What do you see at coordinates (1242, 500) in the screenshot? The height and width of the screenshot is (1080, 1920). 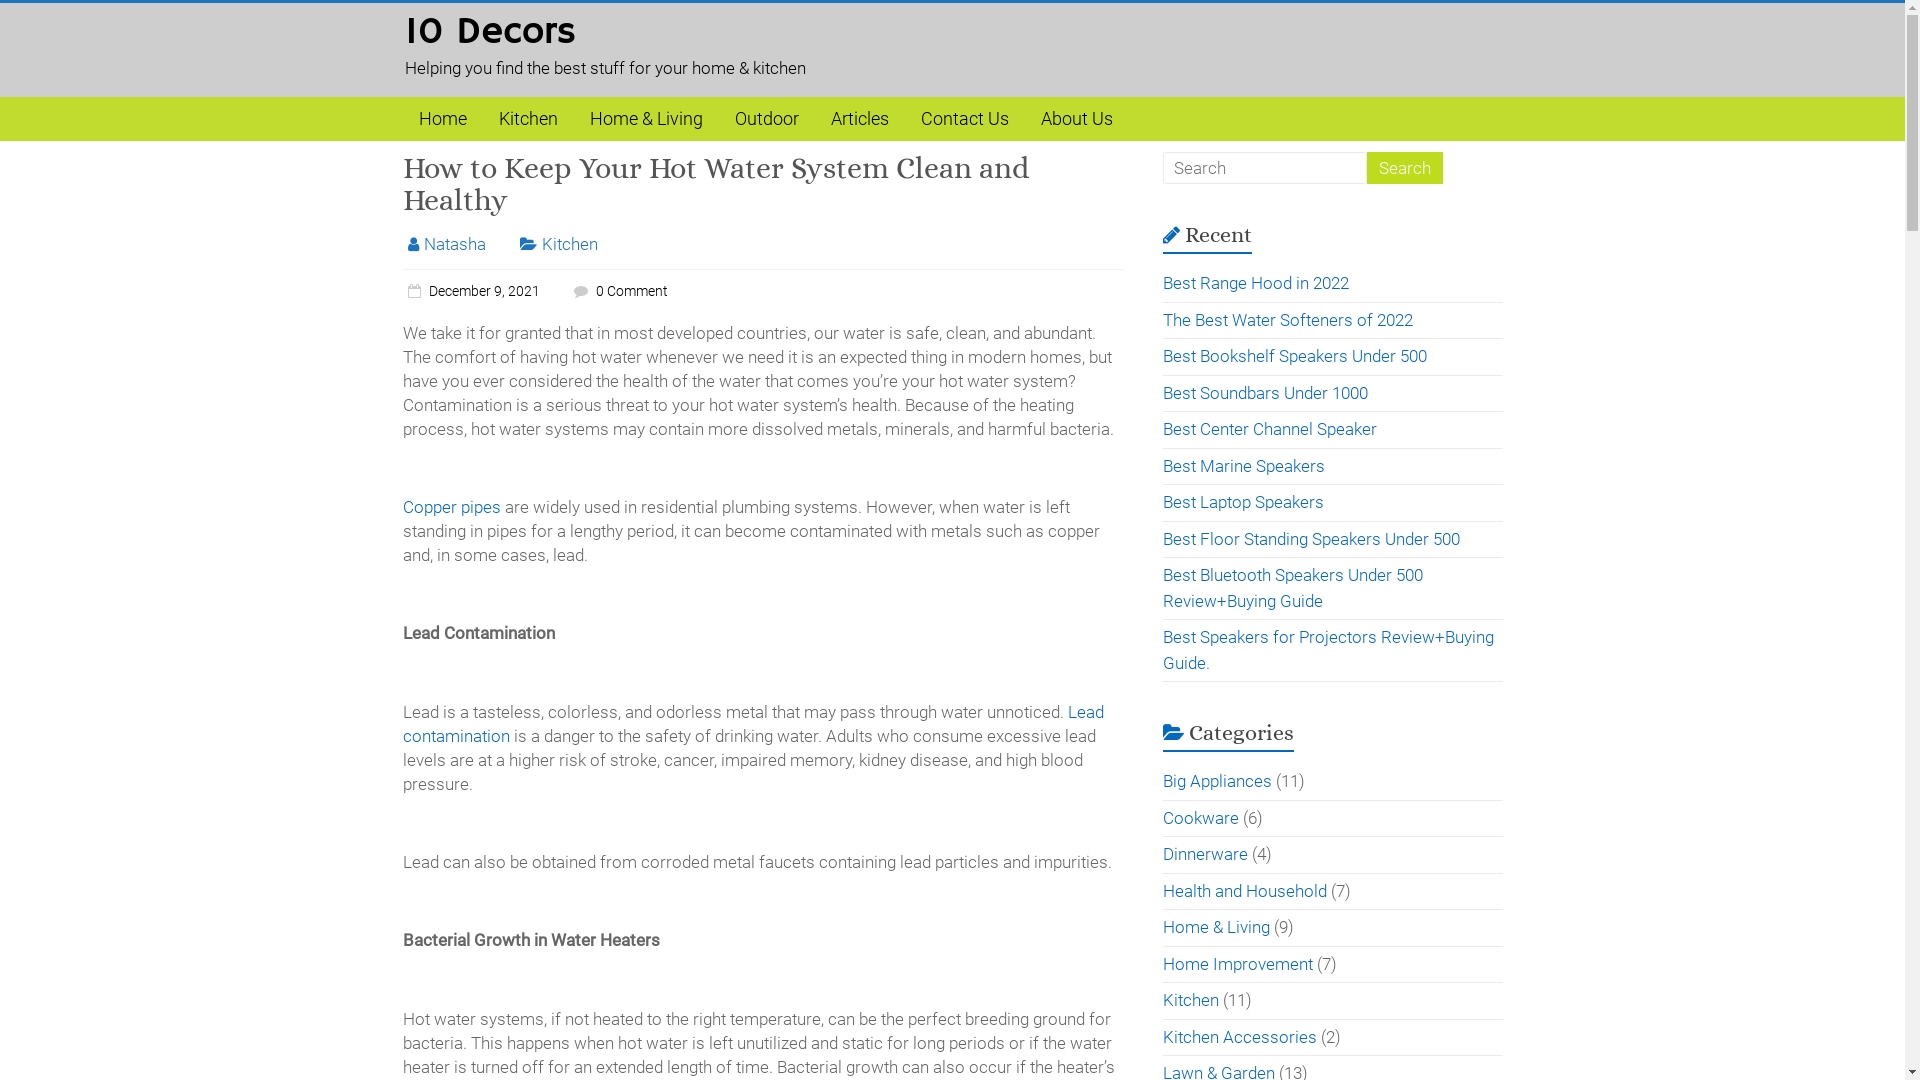 I see `'Best Laptop Speakers'` at bounding box center [1242, 500].